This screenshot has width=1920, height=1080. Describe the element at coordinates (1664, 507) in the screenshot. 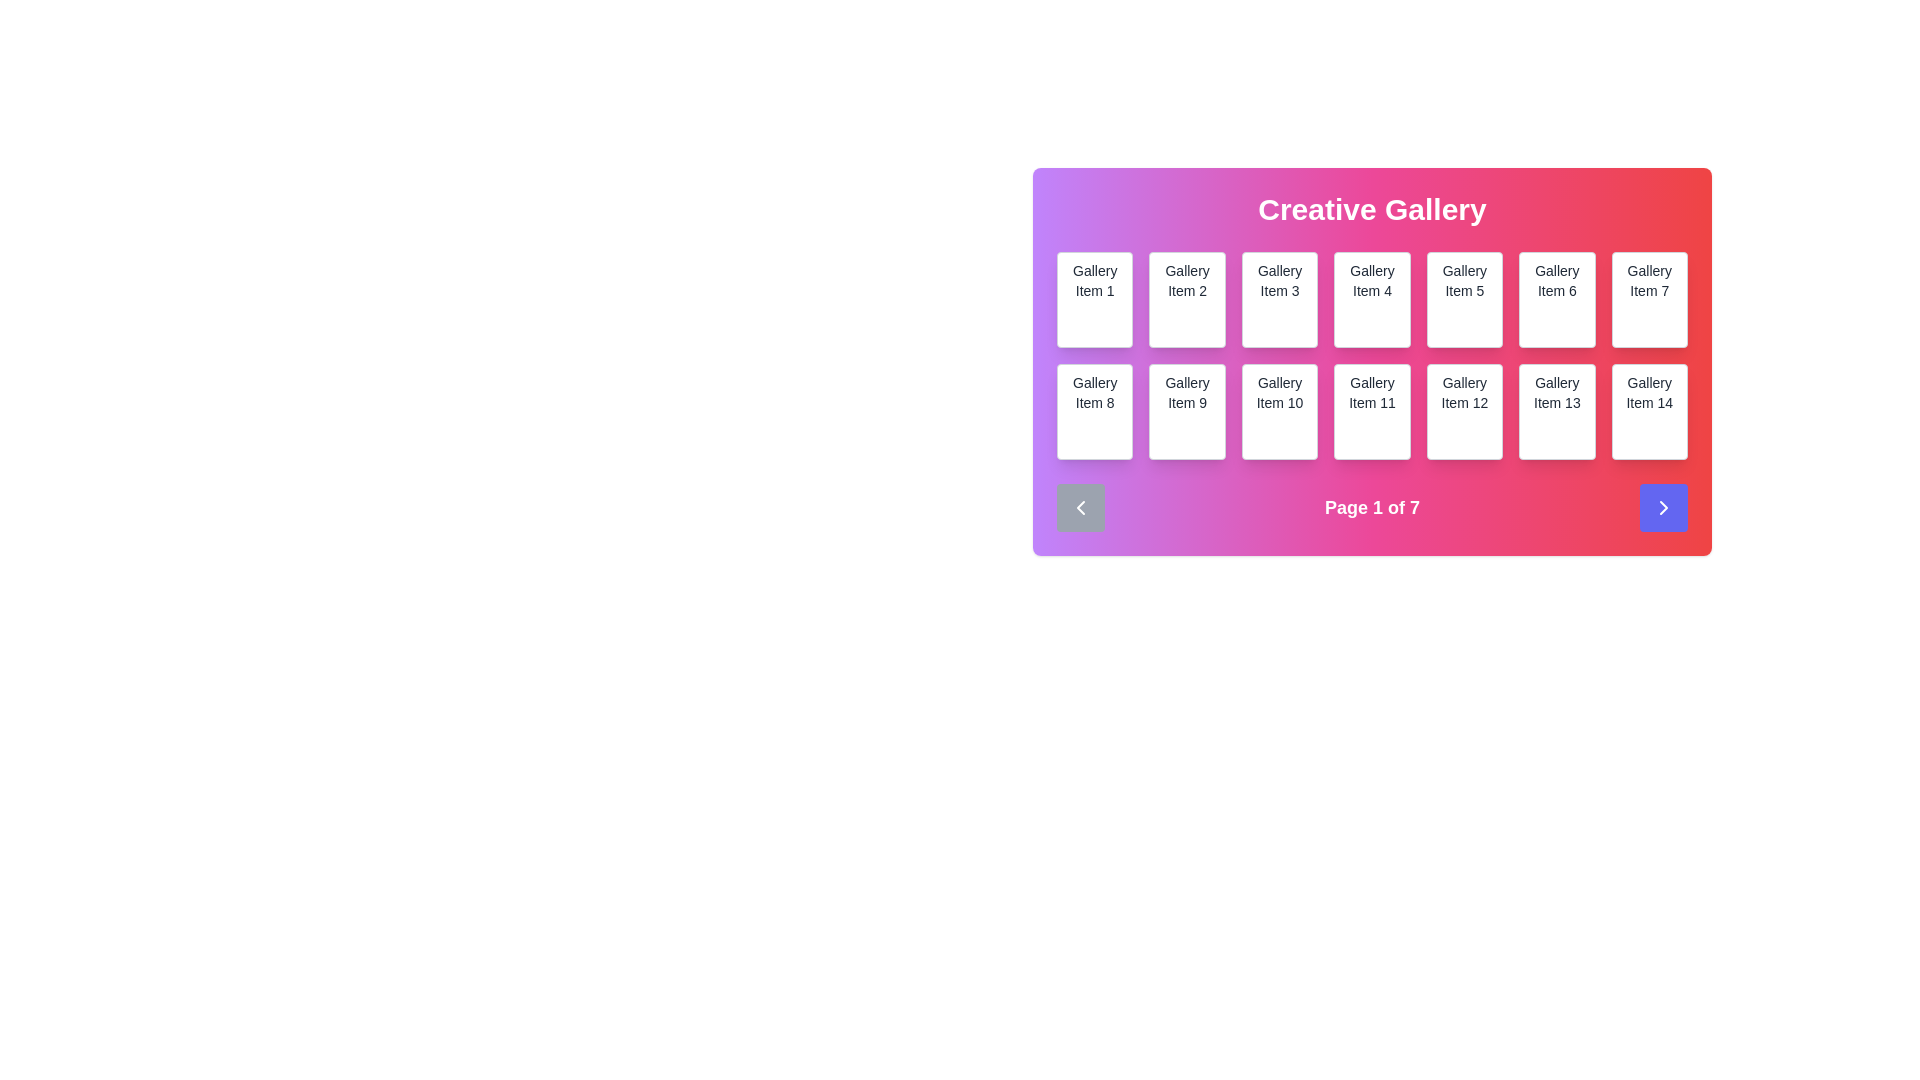

I see `the vibrant indigo rectangular button with a rounded border containing a white right-facing chevron icon` at that location.